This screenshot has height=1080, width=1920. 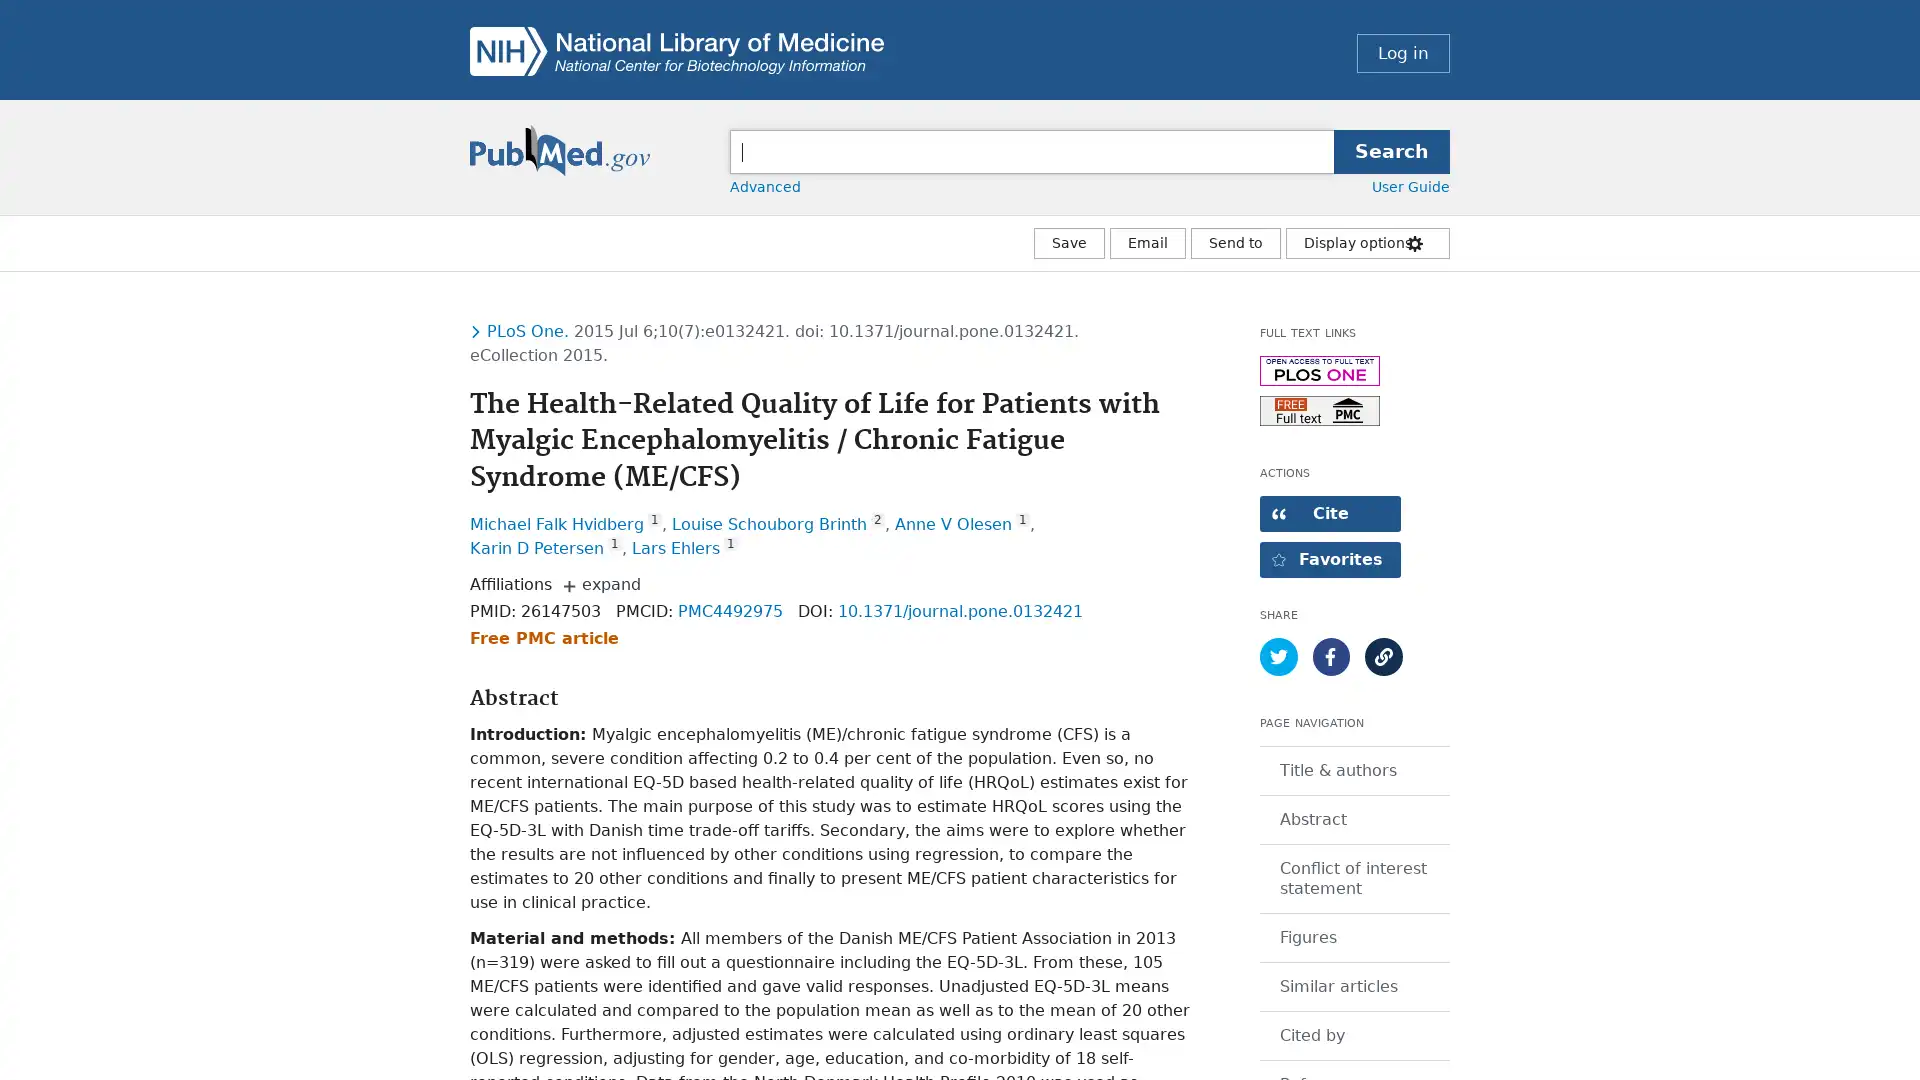 What do you see at coordinates (1235, 242) in the screenshot?
I see `More Actions` at bounding box center [1235, 242].